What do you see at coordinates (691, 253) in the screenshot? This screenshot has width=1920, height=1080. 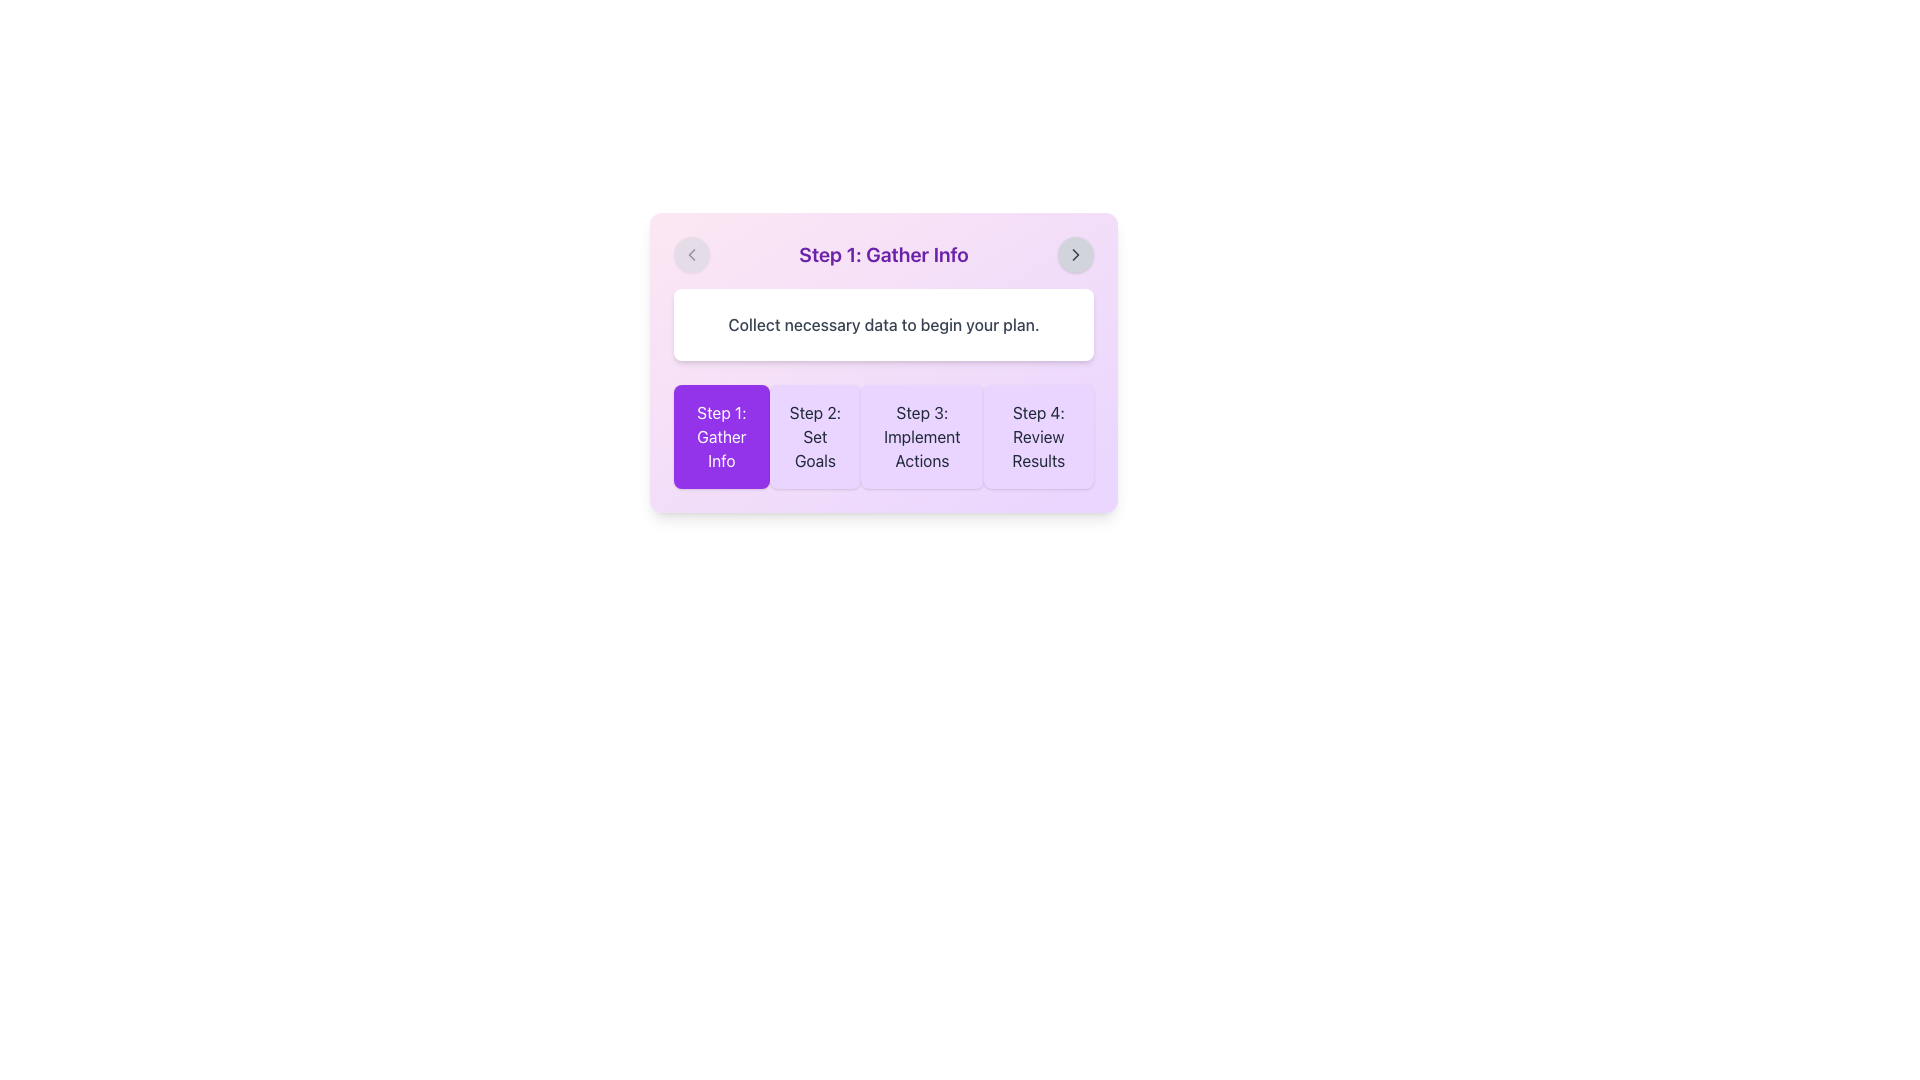 I see `the disabled navigation icon located in the top-left region of the navigation interface, adjacent to the 'Step 1: Gather Info' title` at bounding box center [691, 253].